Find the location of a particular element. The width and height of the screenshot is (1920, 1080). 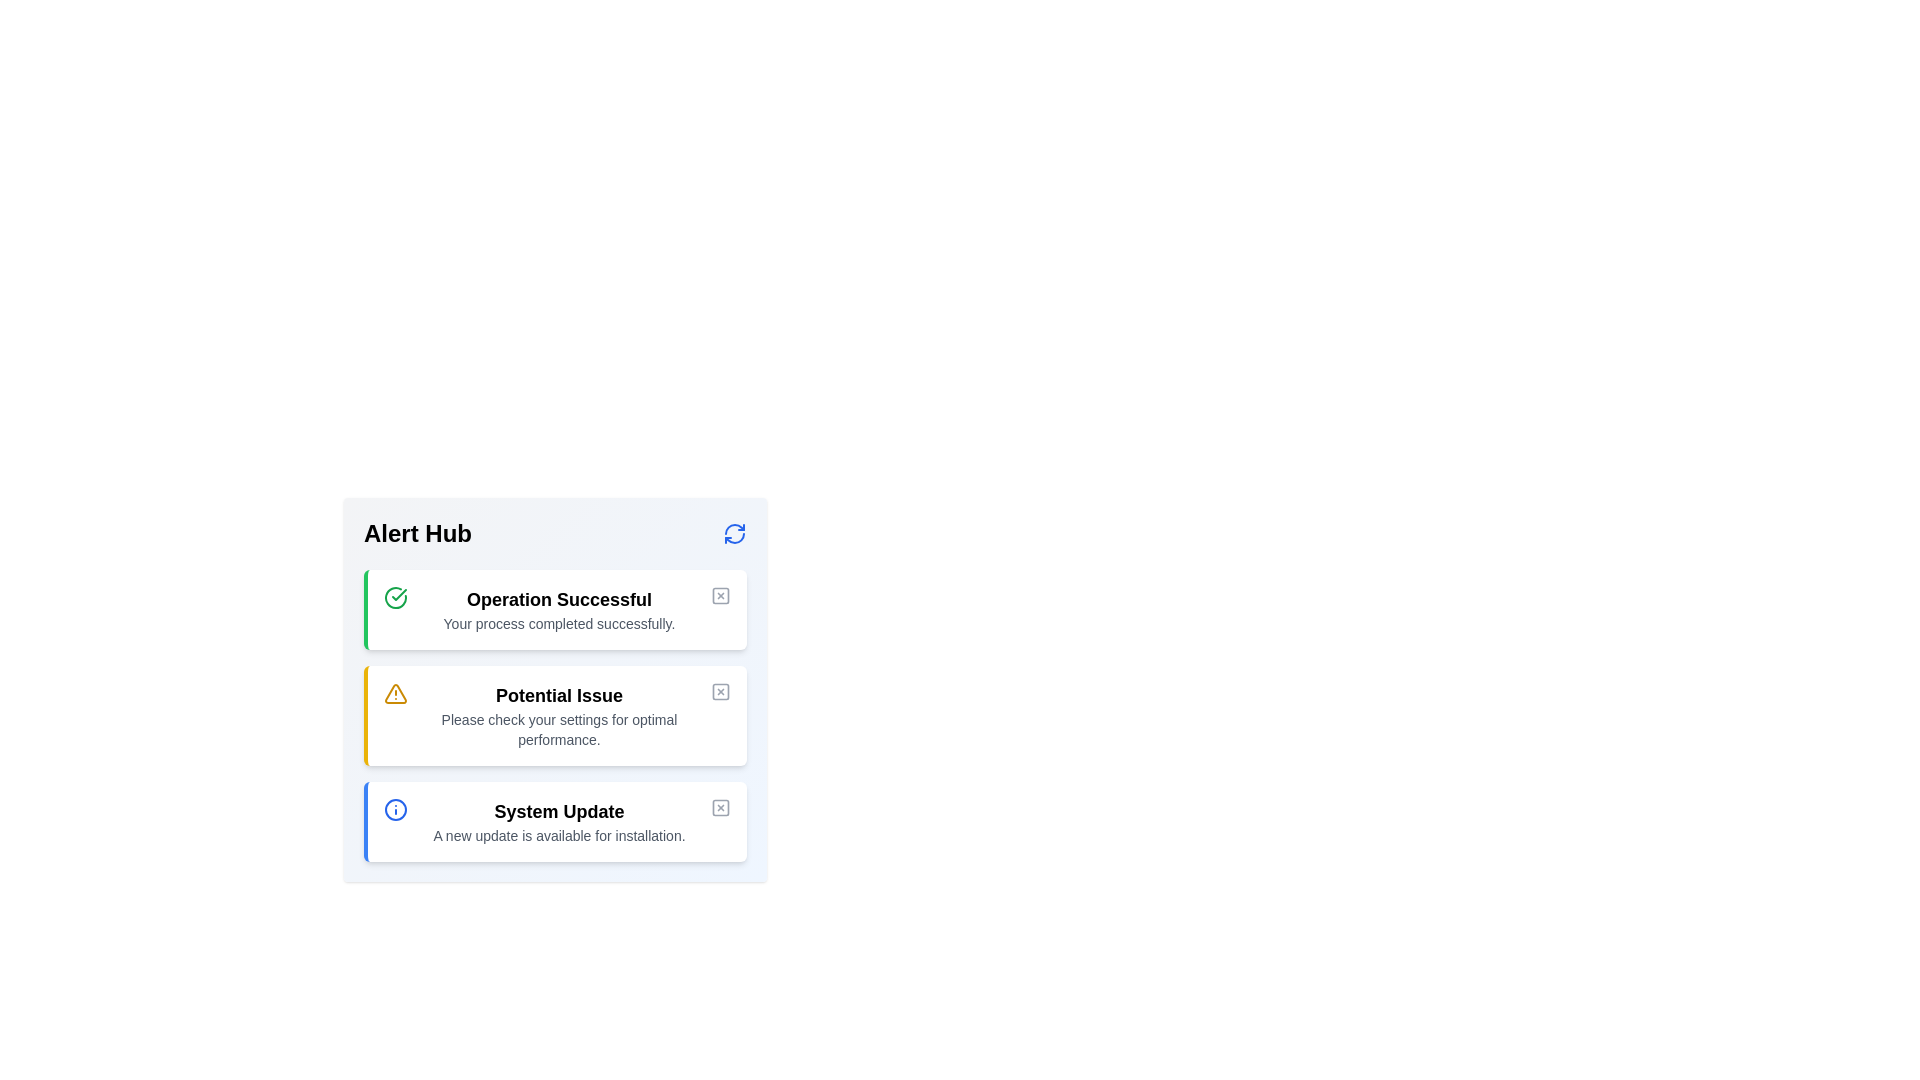

the triangular icon with a yellow border that is located in the second row of the notification list, next to the 'Potential Issue' section to interact with its associated notification is located at coordinates (395, 693).